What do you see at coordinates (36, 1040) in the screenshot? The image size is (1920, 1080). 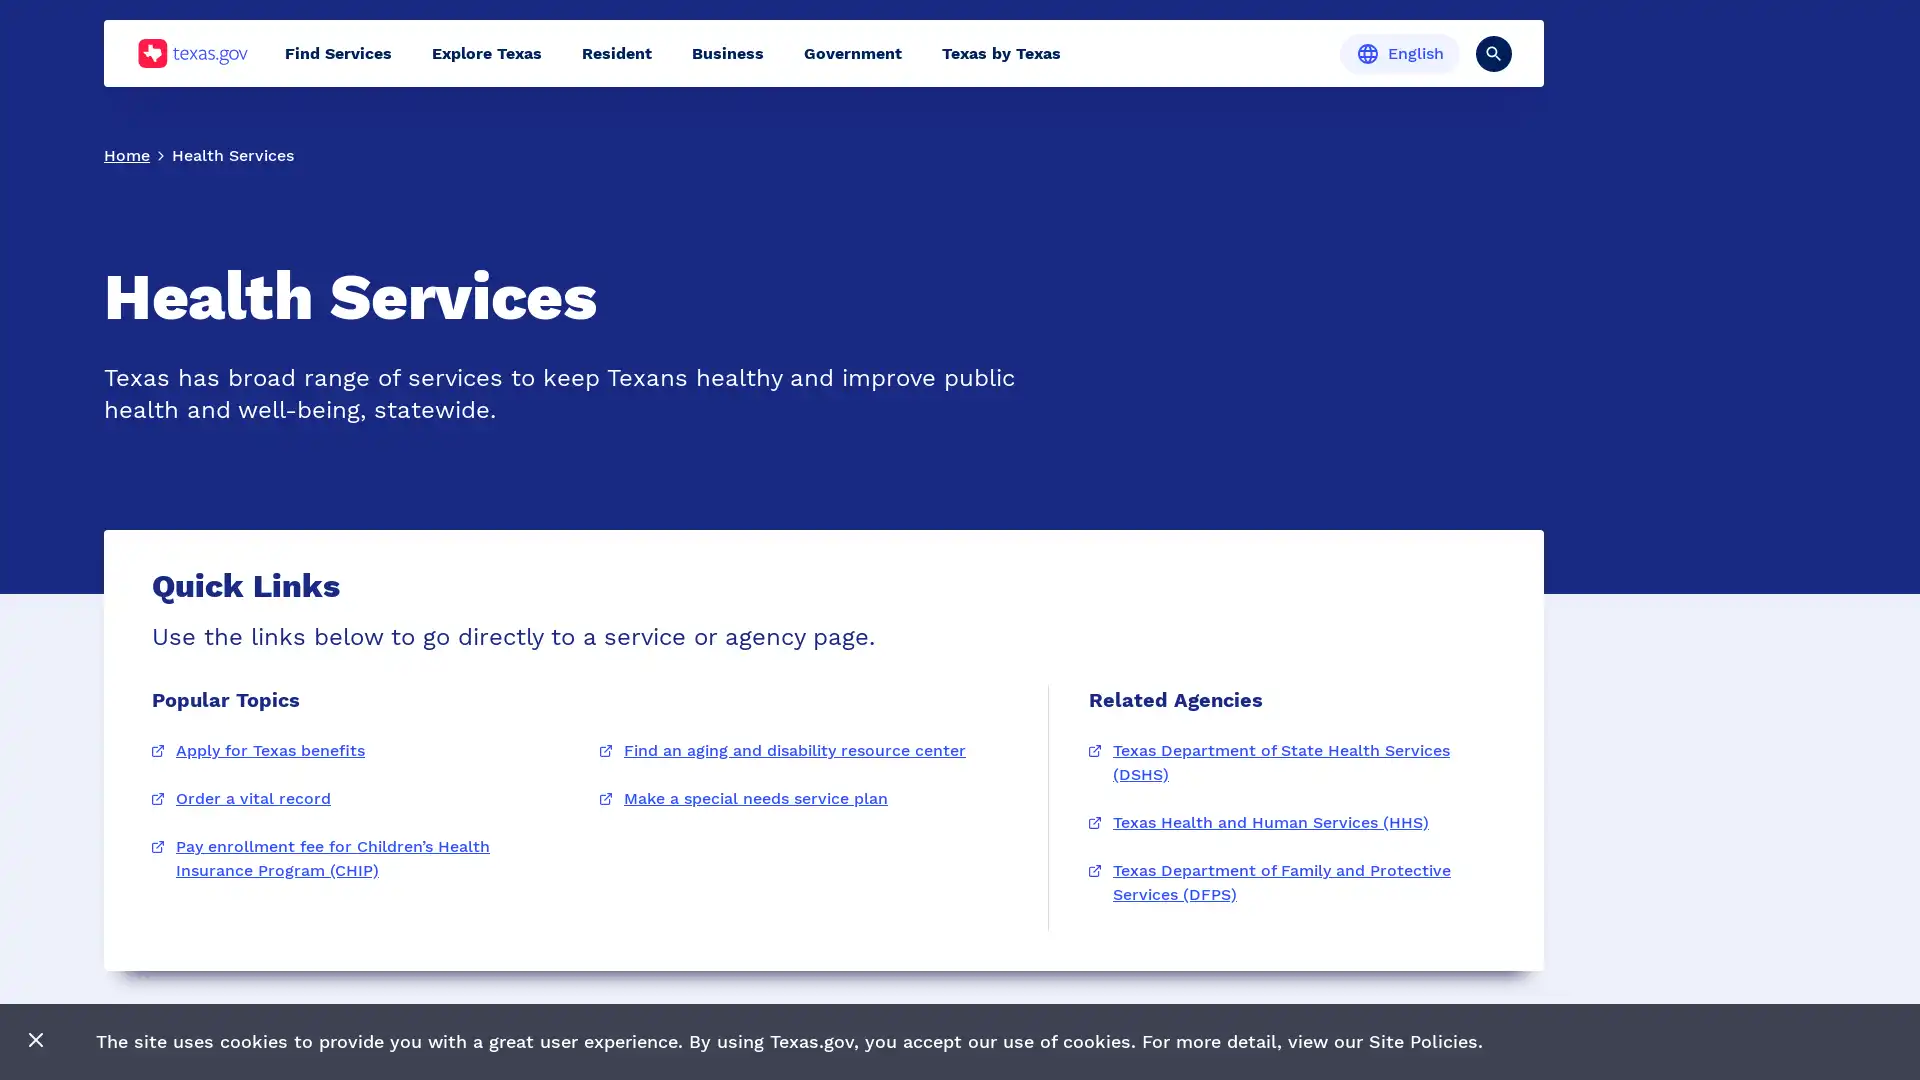 I see `Close` at bounding box center [36, 1040].